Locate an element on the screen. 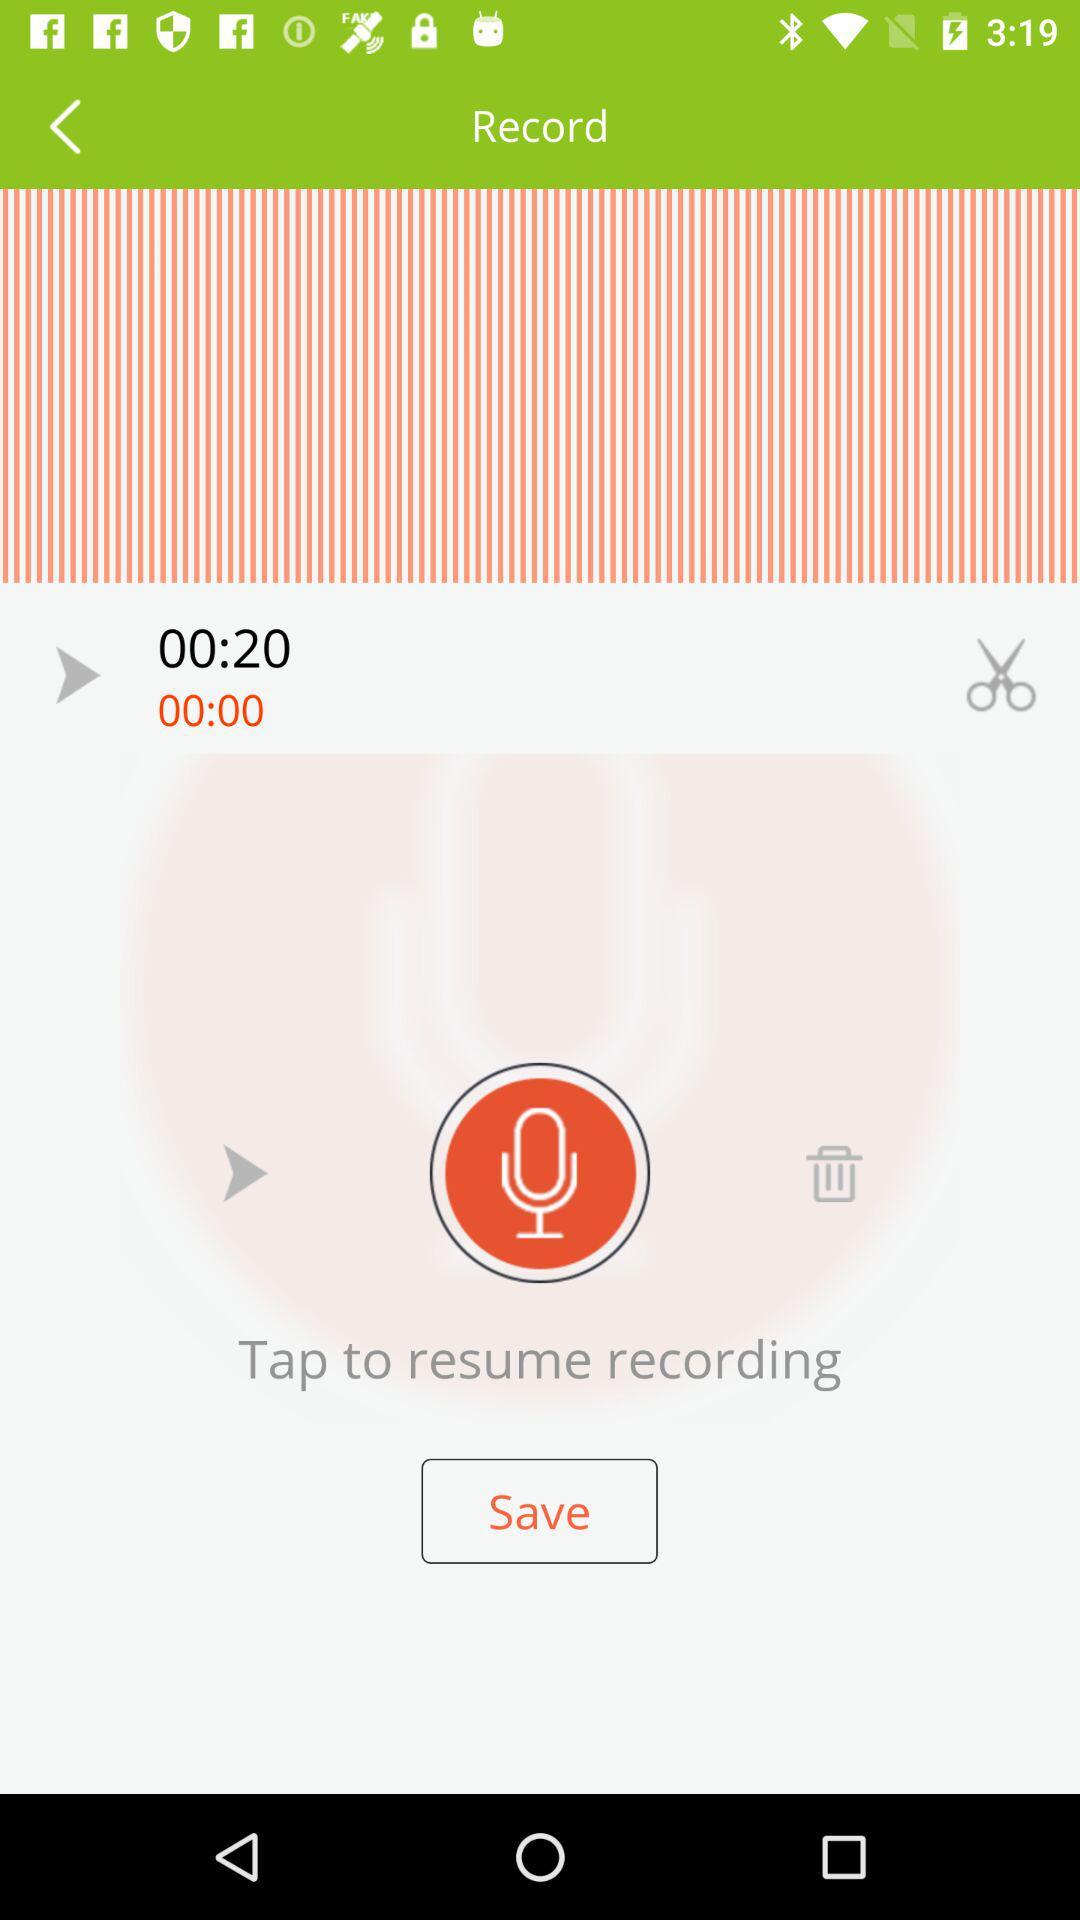 The width and height of the screenshot is (1080, 1920). previous is located at coordinates (63, 124).